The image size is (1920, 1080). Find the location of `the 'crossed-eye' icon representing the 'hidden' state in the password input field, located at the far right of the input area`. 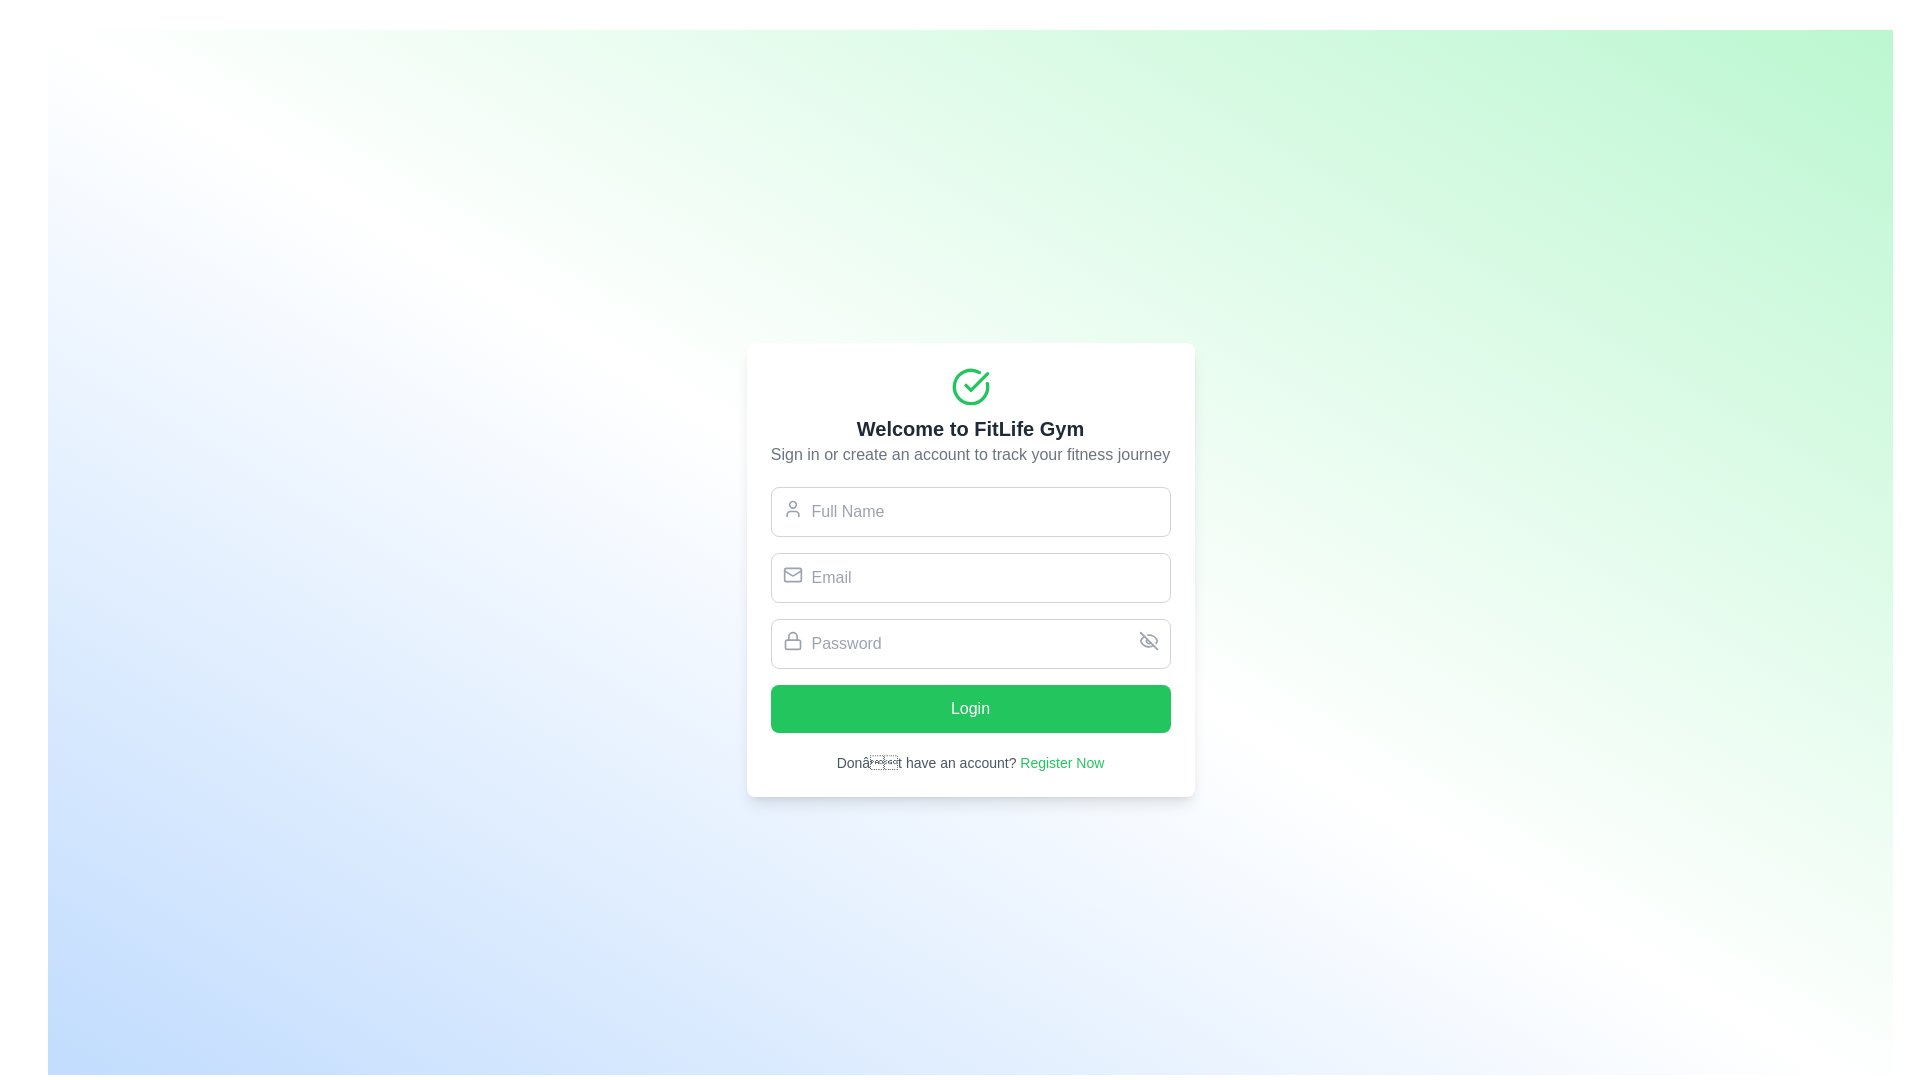

the 'crossed-eye' icon representing the 'hidden' state in the password input field, located at the far right of the input area is located at coordinates (1148, 640).